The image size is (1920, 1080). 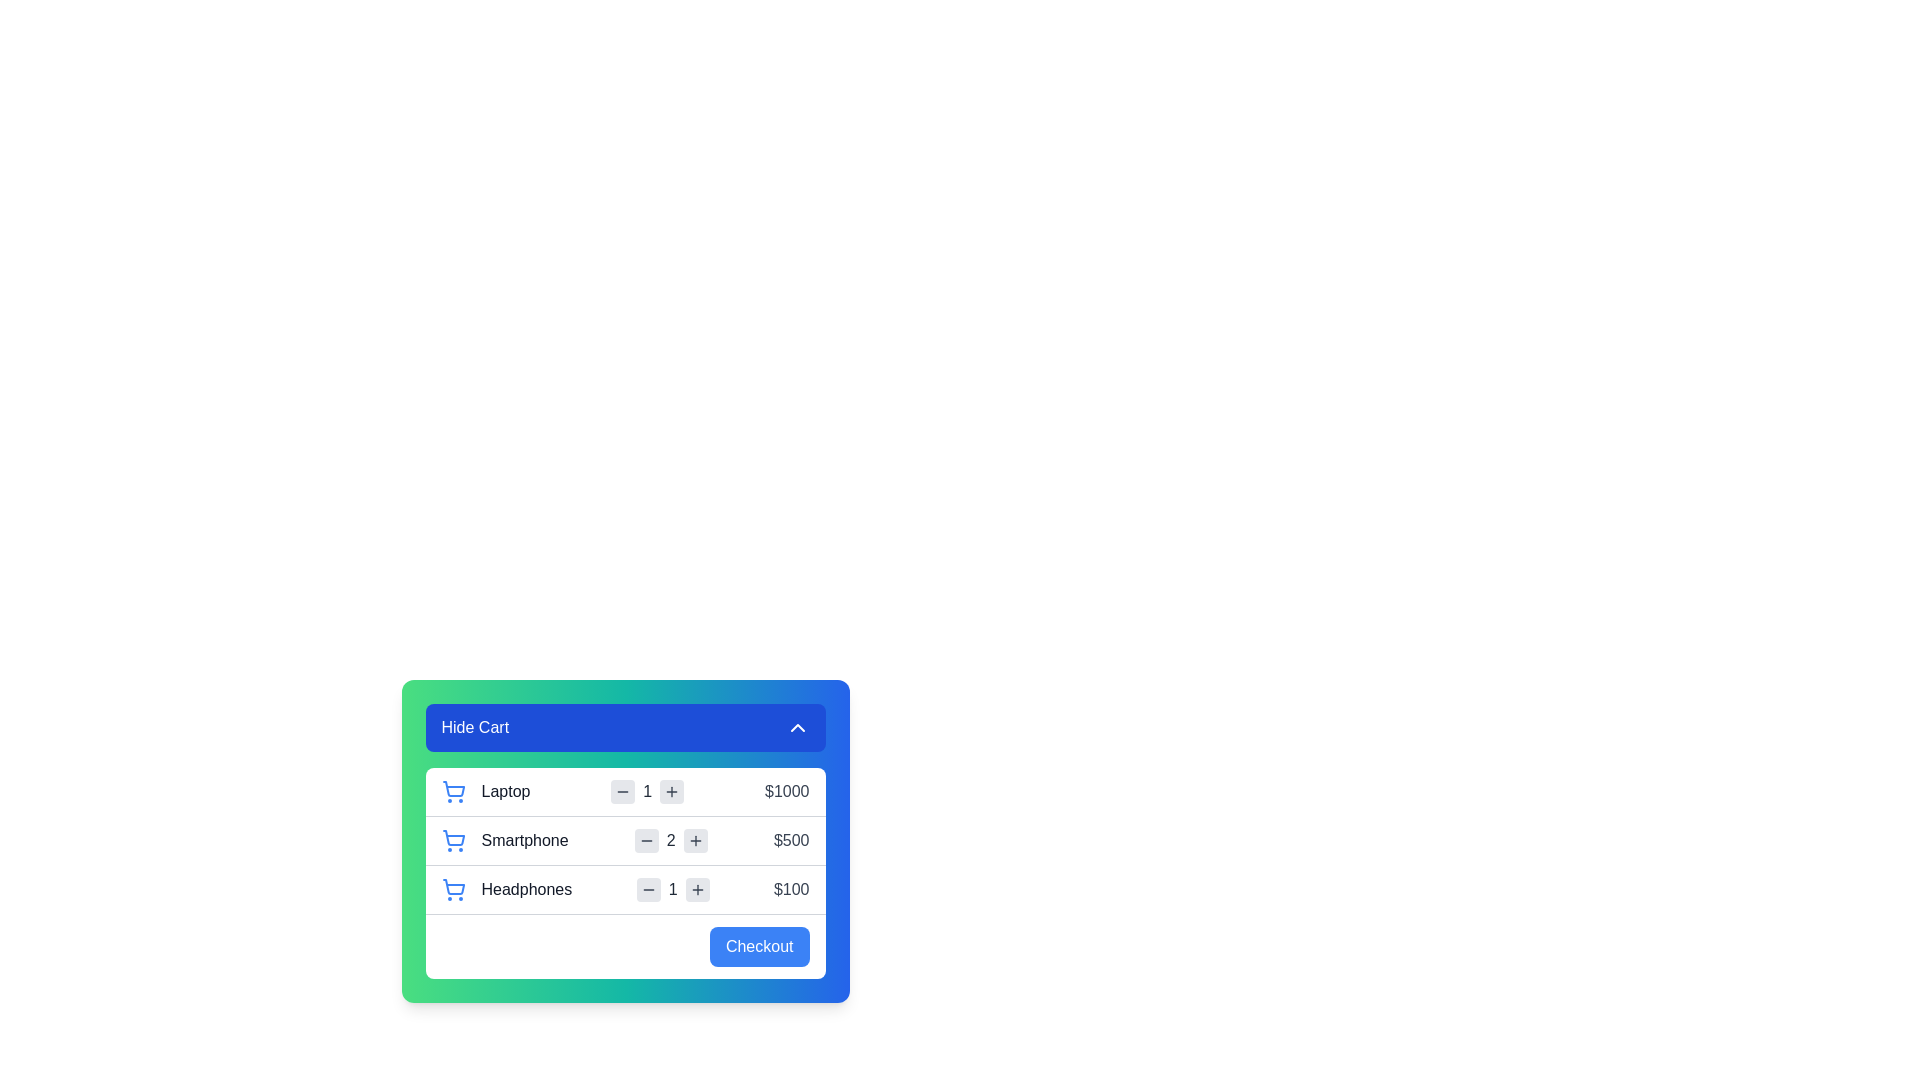 What do you see at coordinates (695, 840) in the screenshot?
I see `the small square button with a plus sign icon to increment the quantity of the 'Smartphone' item in the shopping cart` at bounding box center [695, 840].